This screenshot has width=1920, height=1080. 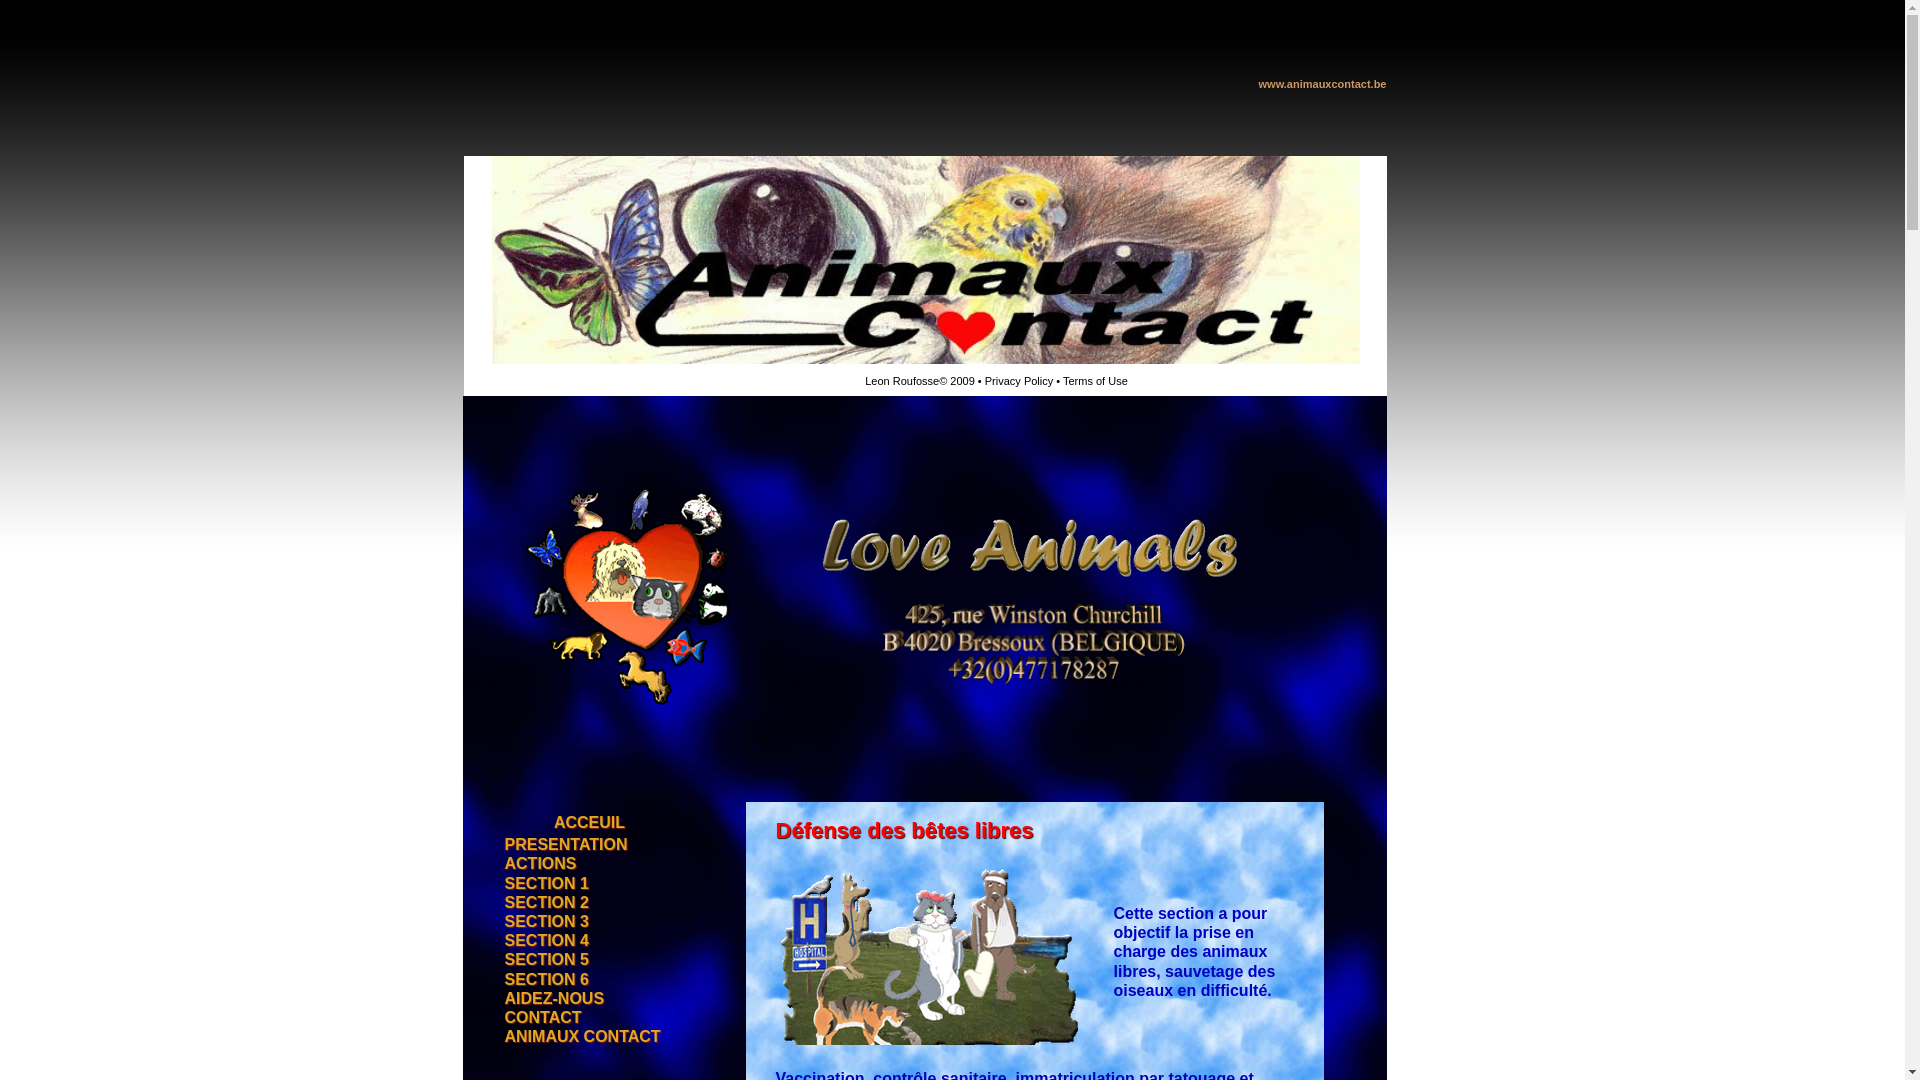 I want to click on 'News', so click(x=583, y=552).